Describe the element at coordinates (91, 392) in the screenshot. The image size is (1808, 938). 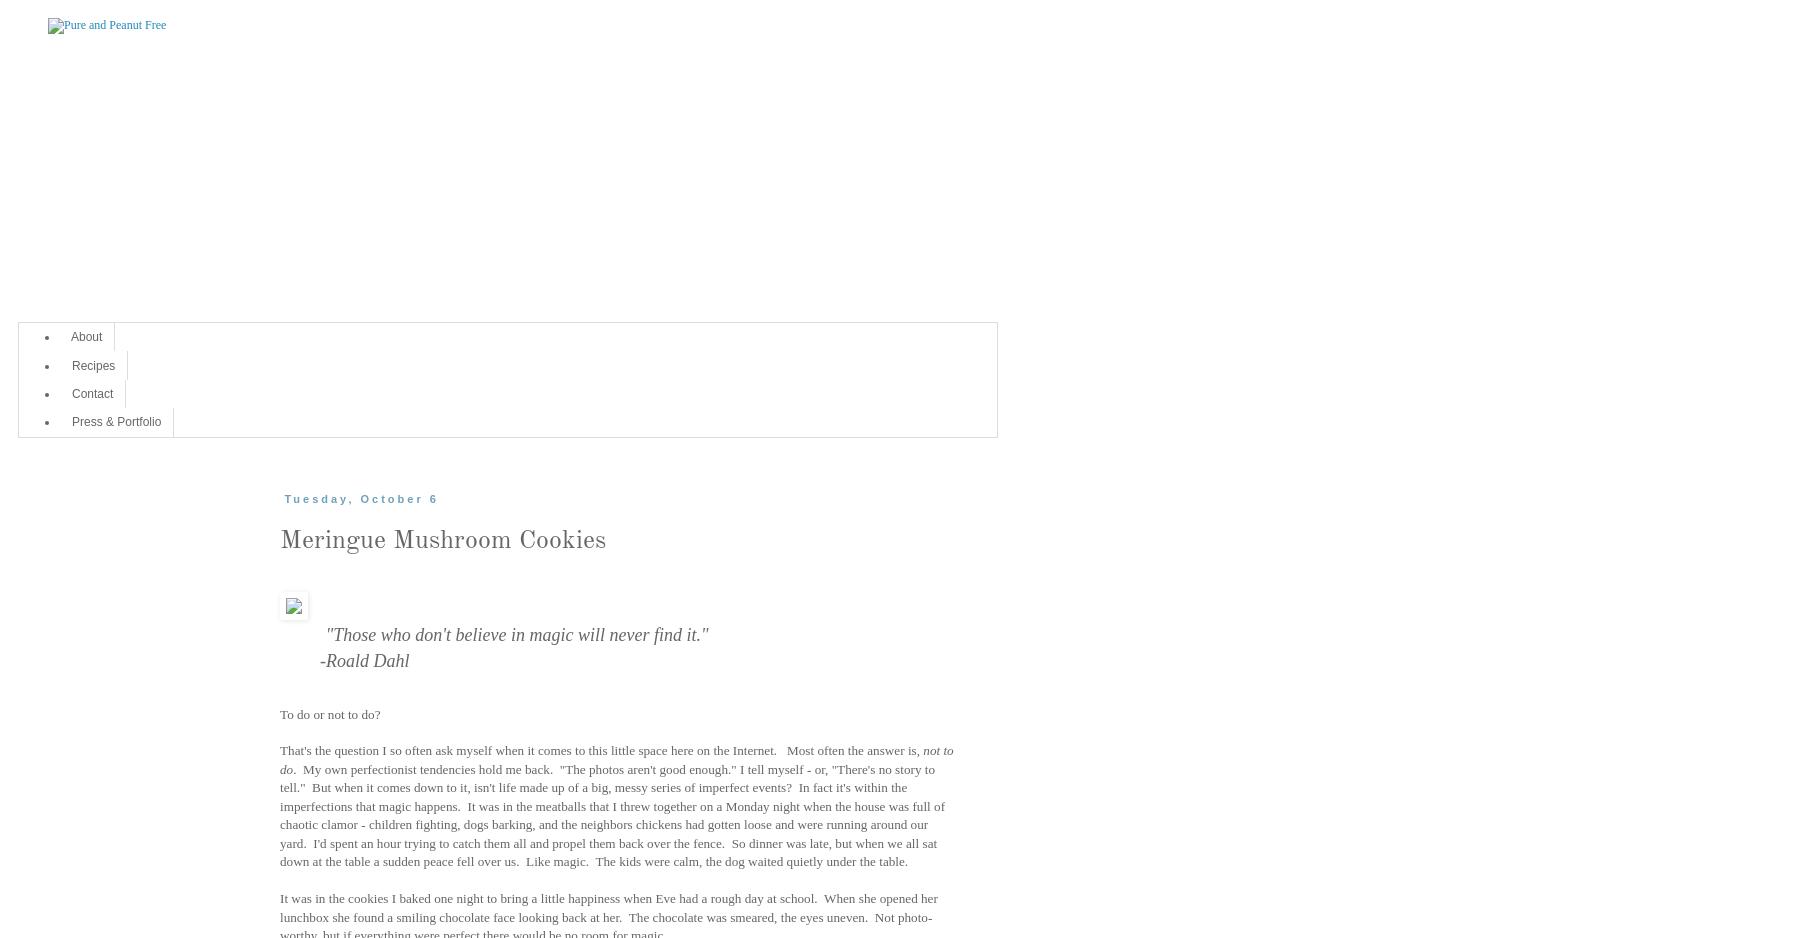
I see `'Contact'` at that location.